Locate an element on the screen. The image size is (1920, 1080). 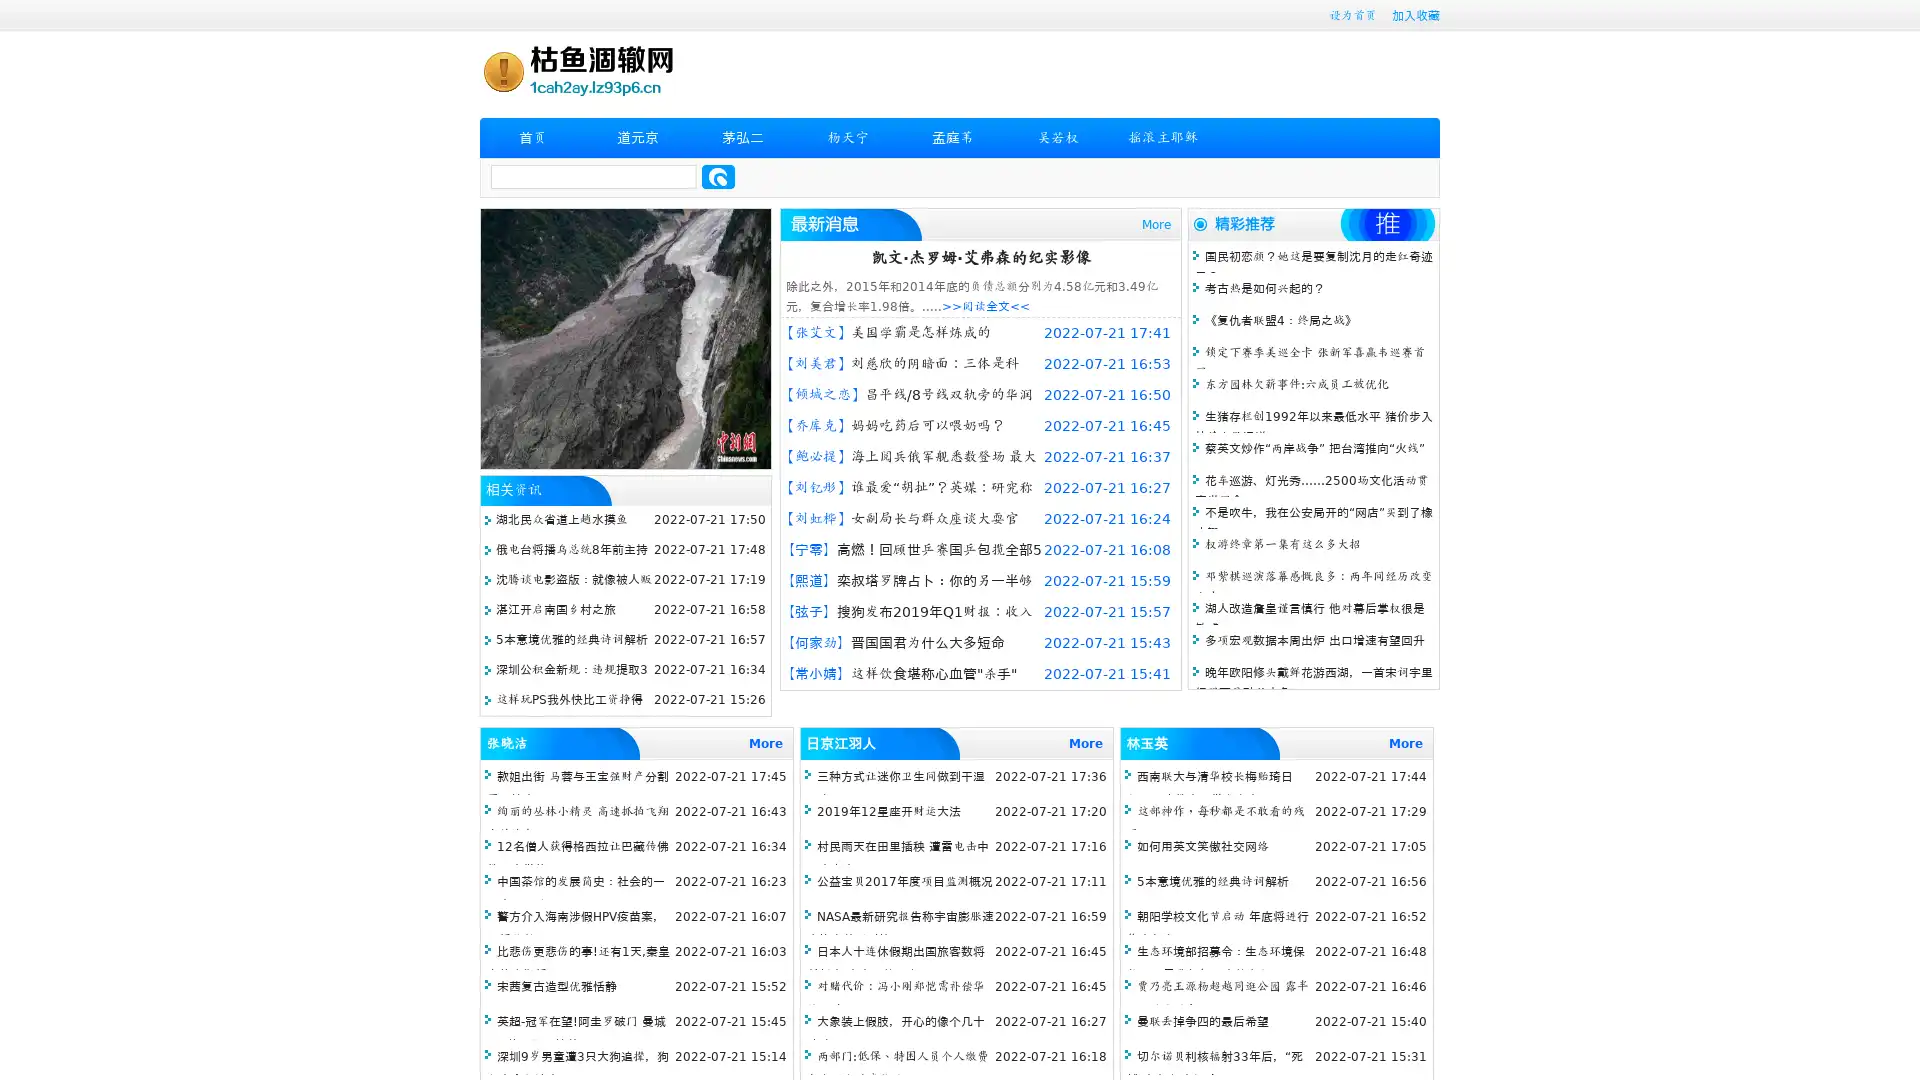
Search is located at coordinates (718, 176).